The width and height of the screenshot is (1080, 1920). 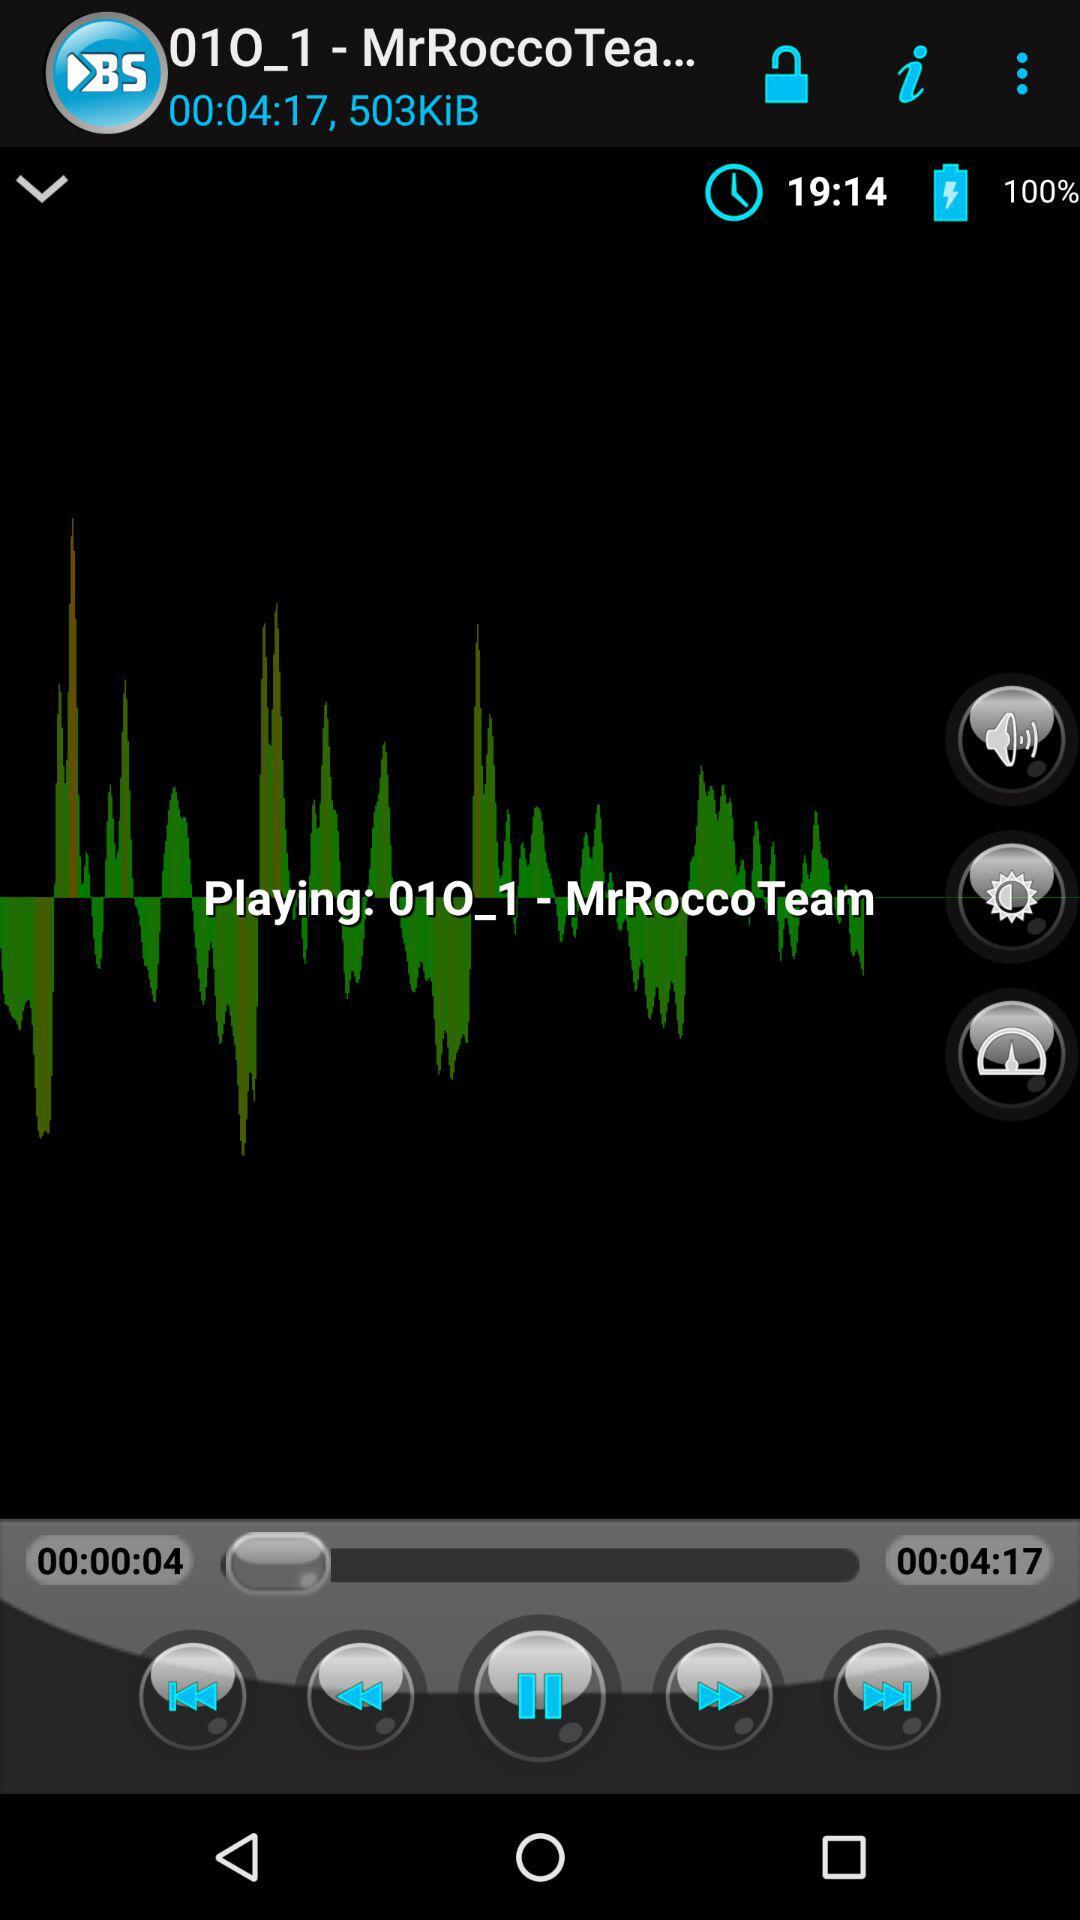 I want to click on speaker button, so click(x=1011, y=738).